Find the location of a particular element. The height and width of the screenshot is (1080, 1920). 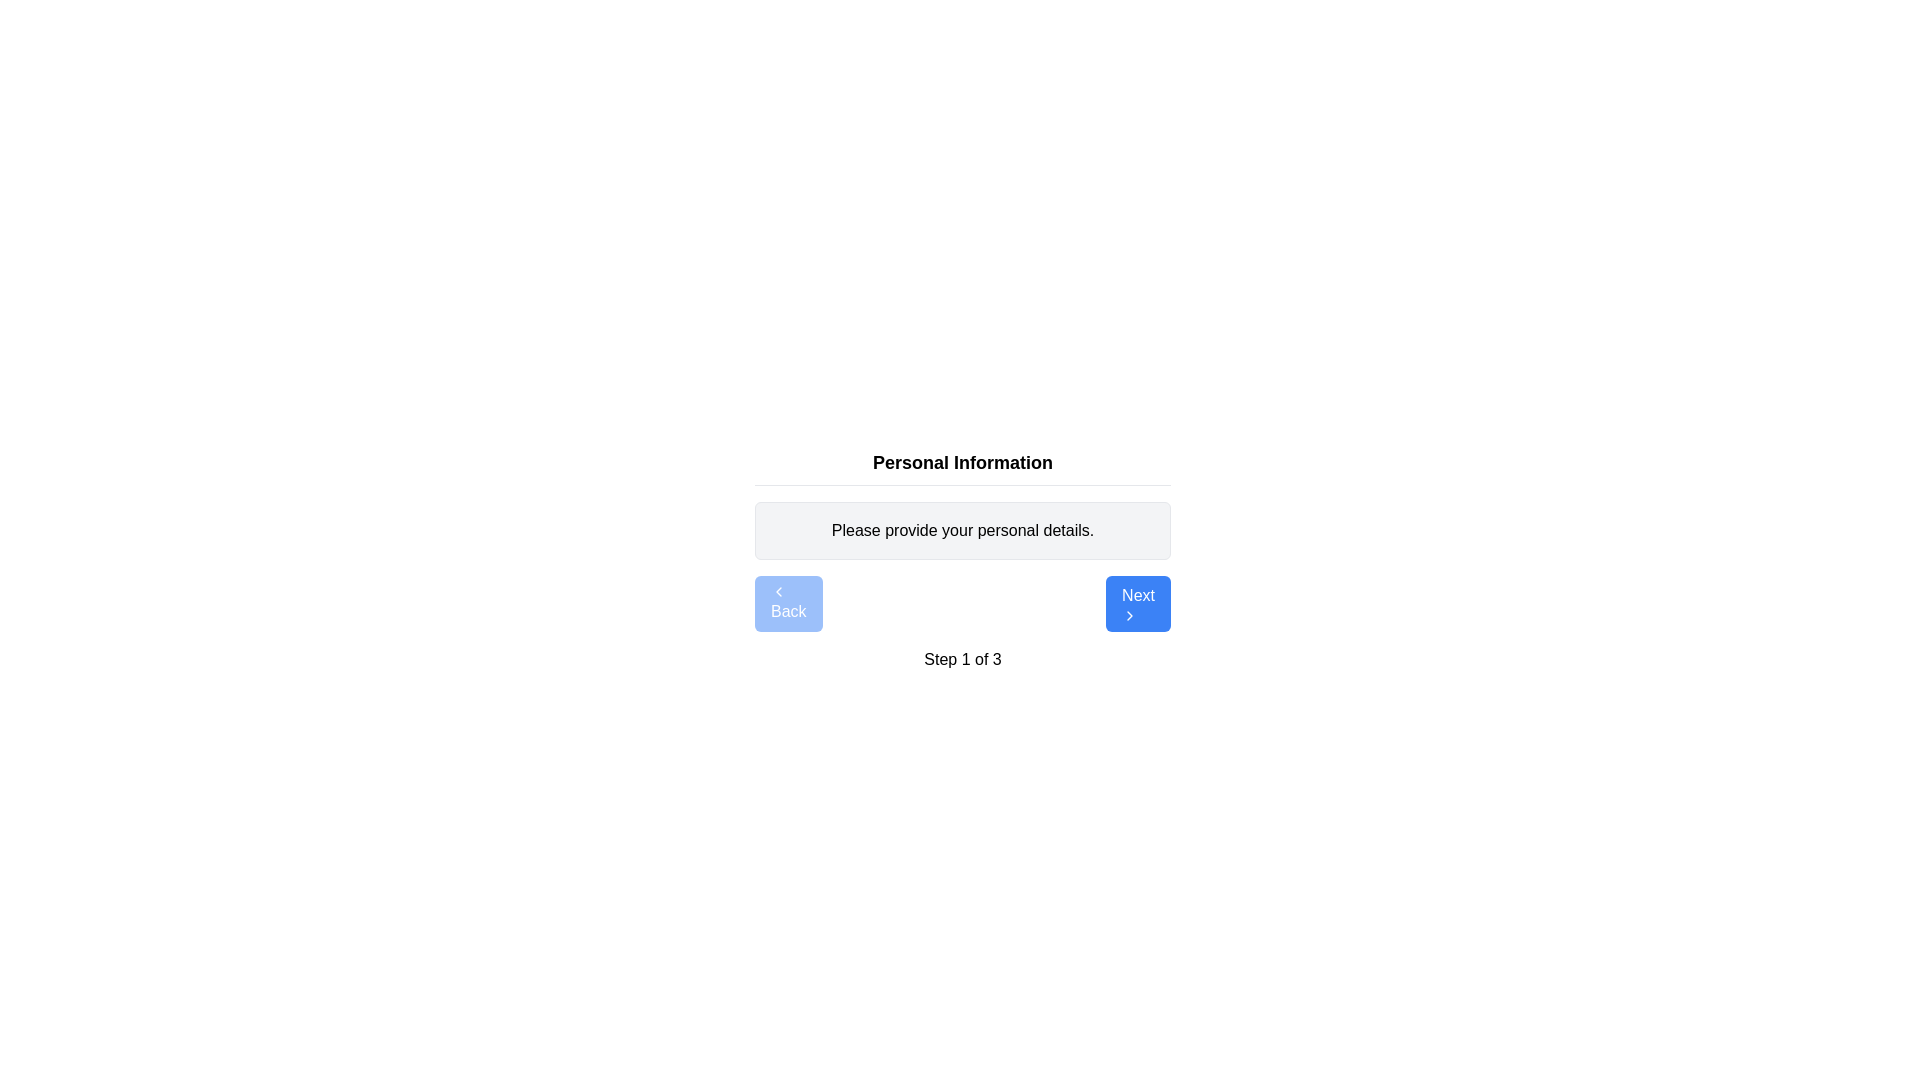

the rectangular blue button labeled 'Next' with a right-pointing chevron icon to proceed is located at coordinates (1138, 603).